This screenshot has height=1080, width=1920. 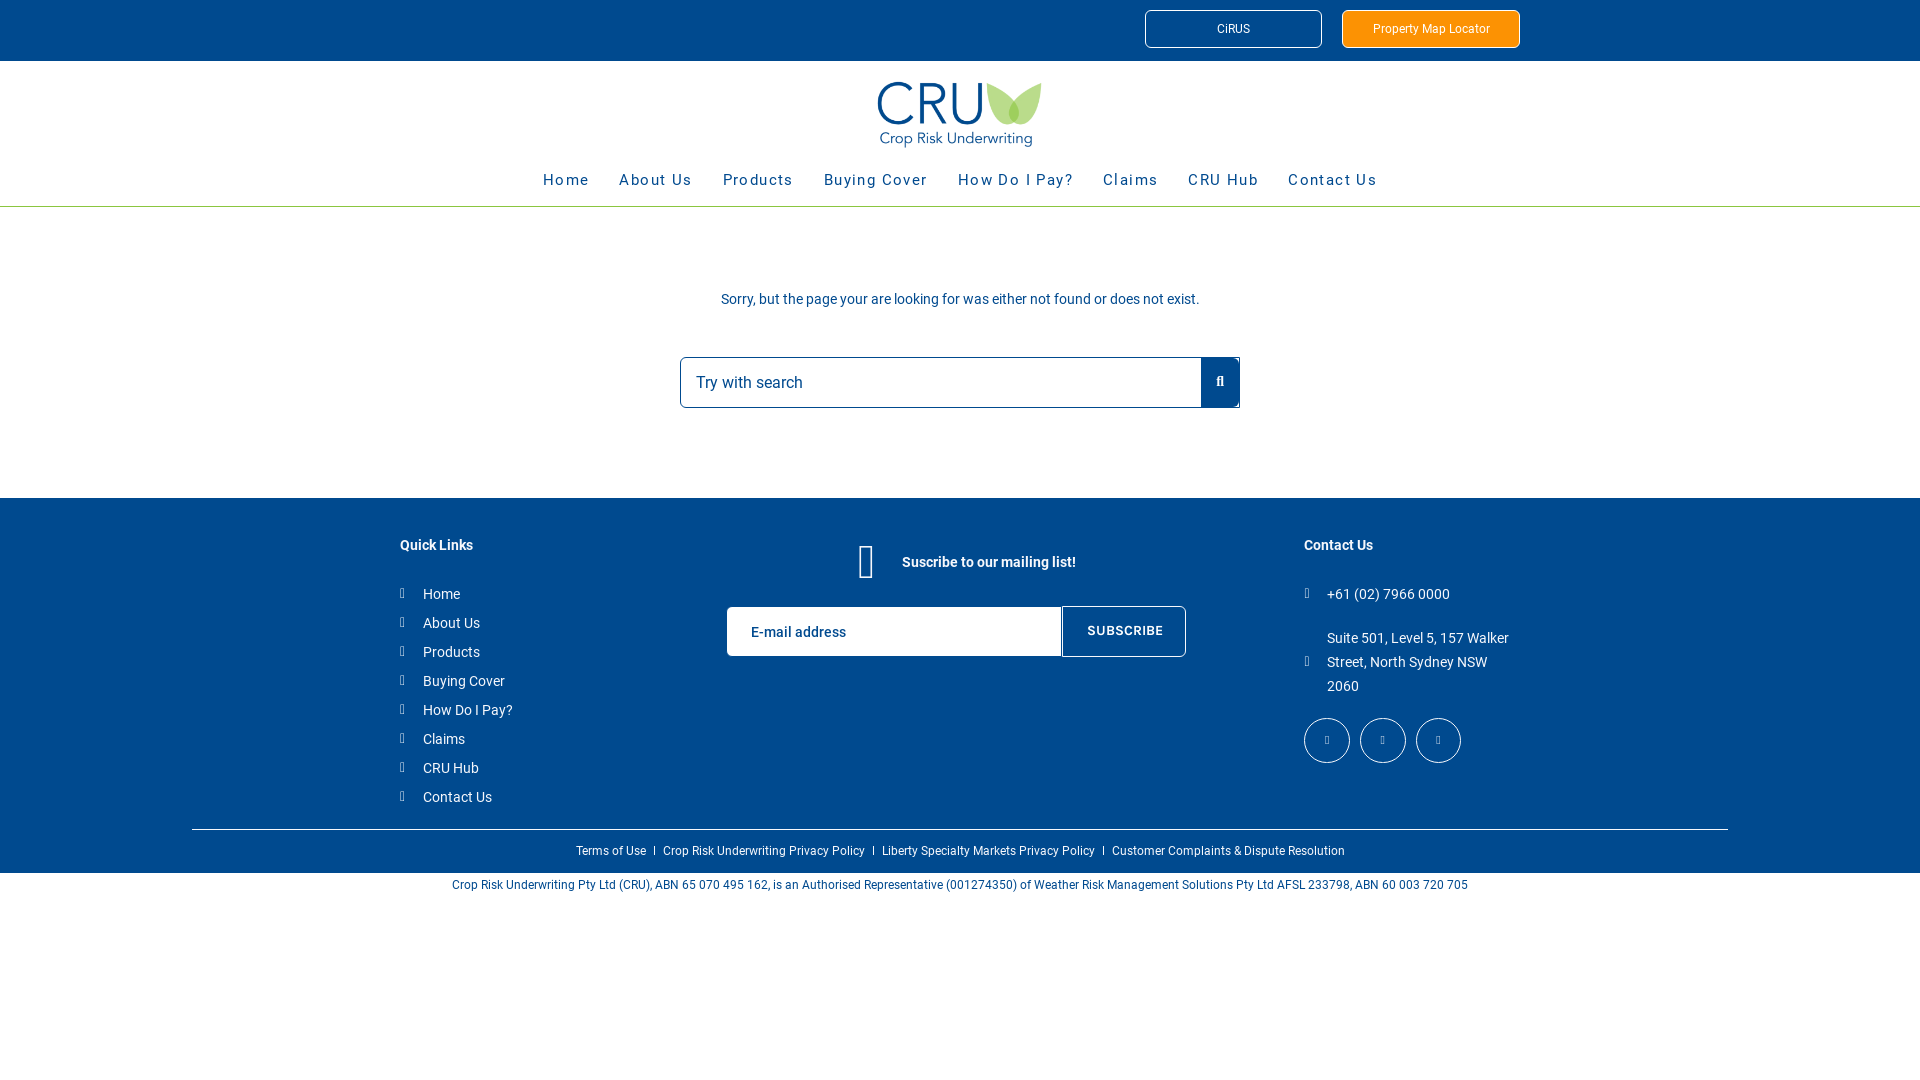 What do you see at coordinates (762, 851) in the screenshot?
I see `'Crop Risk Underwriting Privacy Policy'` at bounding box center [762, 851].